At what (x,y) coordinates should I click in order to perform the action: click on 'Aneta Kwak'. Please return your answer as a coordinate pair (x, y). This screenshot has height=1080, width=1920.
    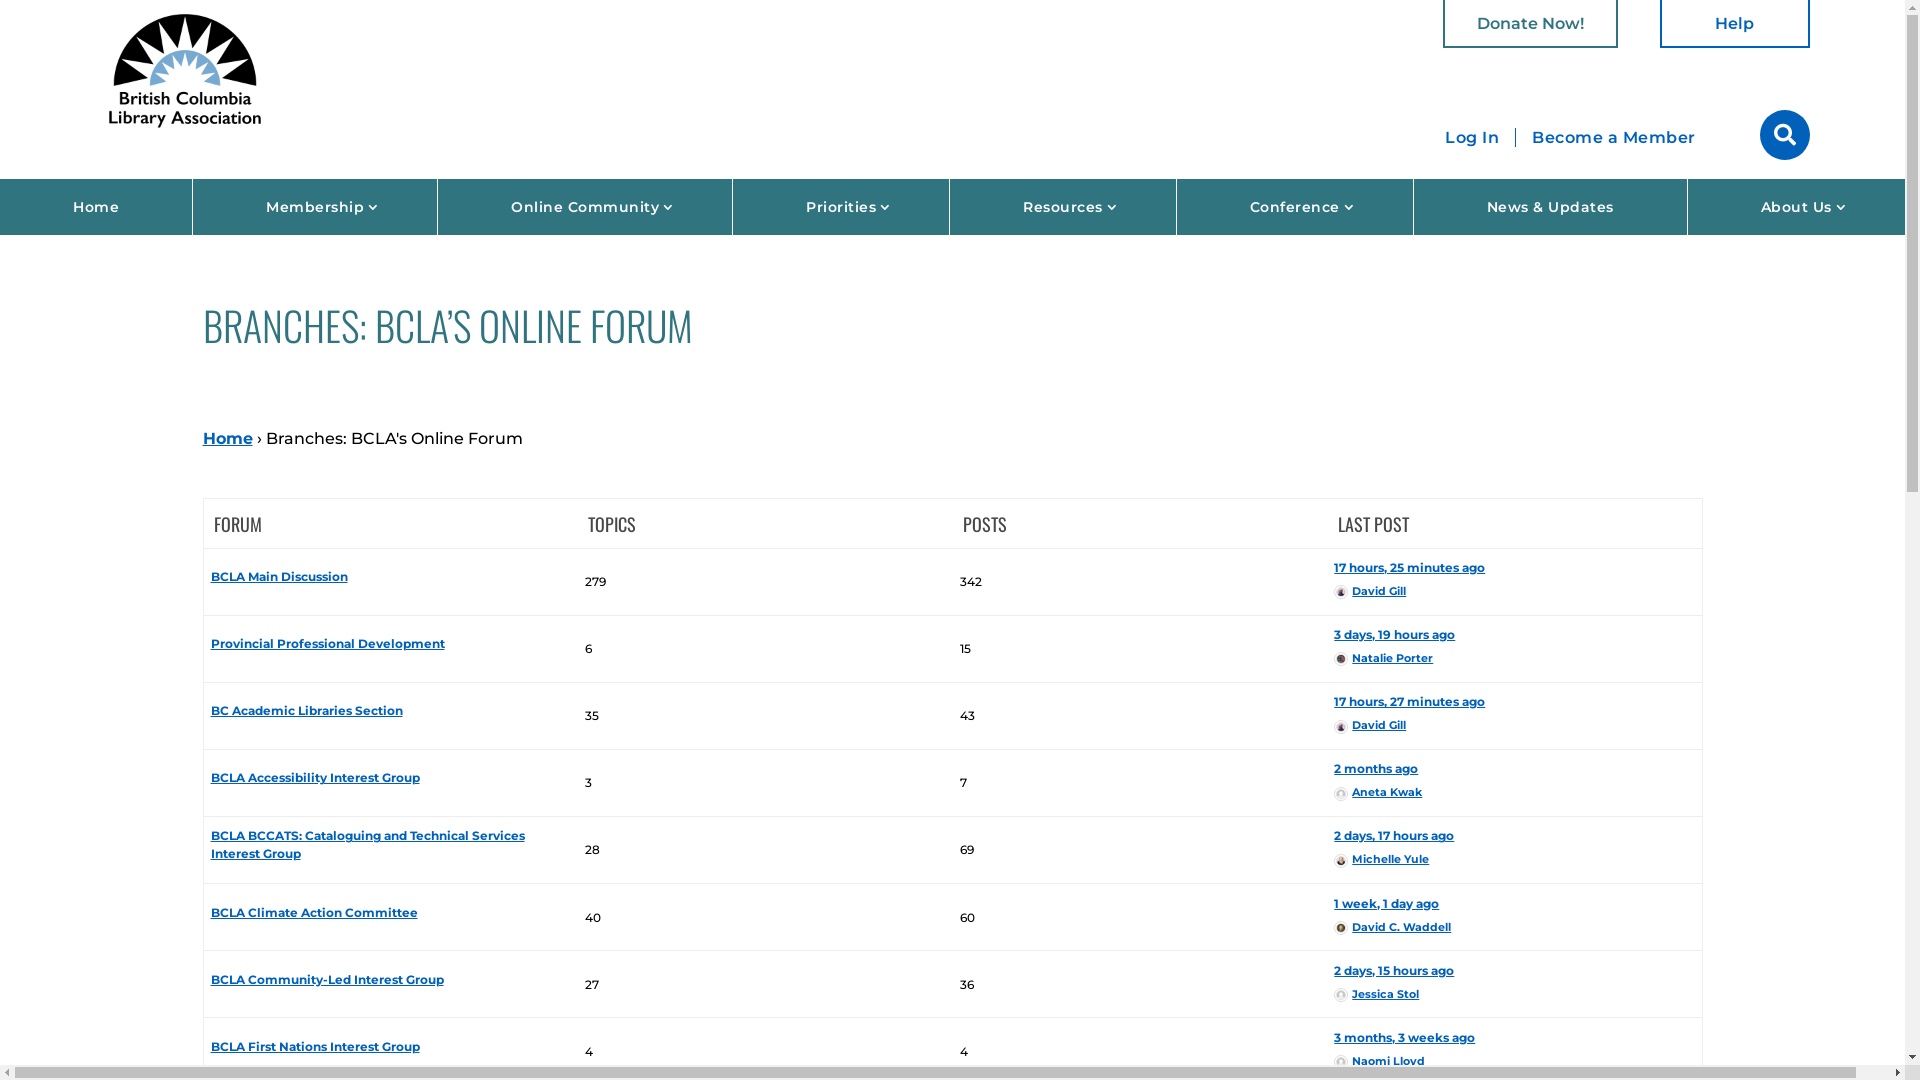
    Looking at the image, I should click on (1376, 790).